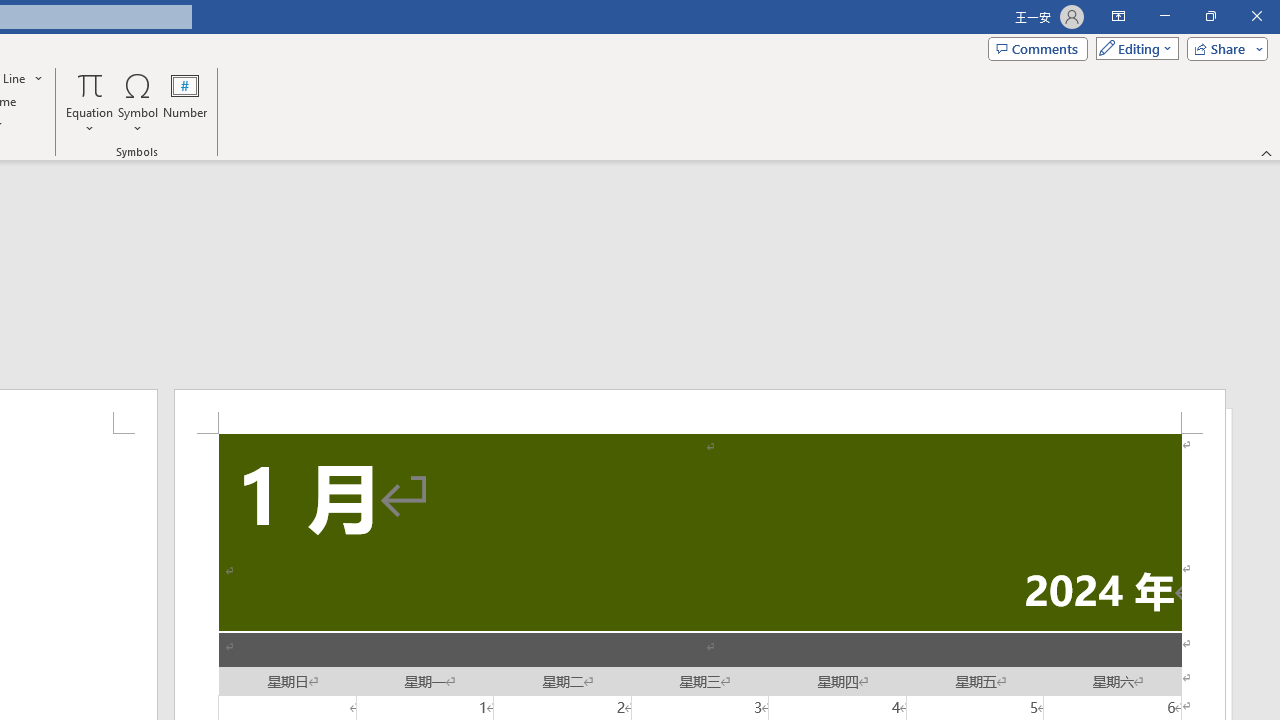 Image resolution: width=1280 pixels, height=720 pixels. I want to click on 'Equation', so click(89, 84).